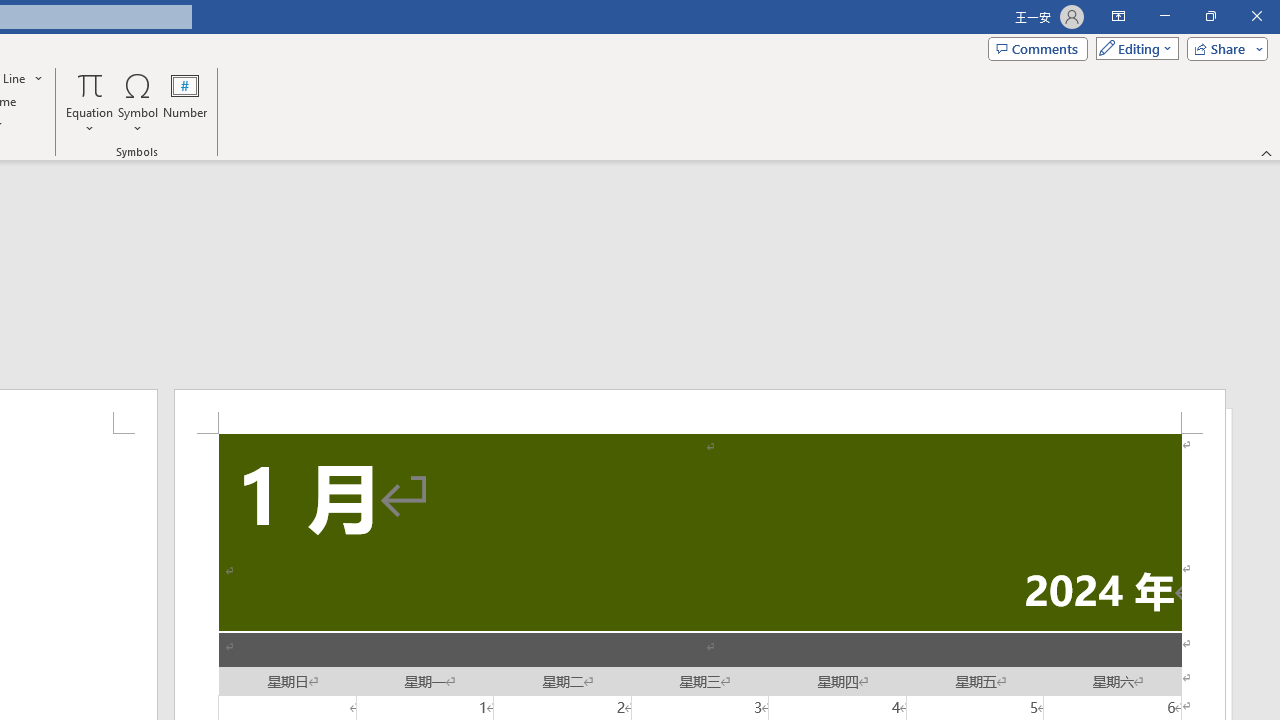 Image resolution: width=1280 pixels, height=720 pixels. I want to click on 'Equation', so click(89, 84).